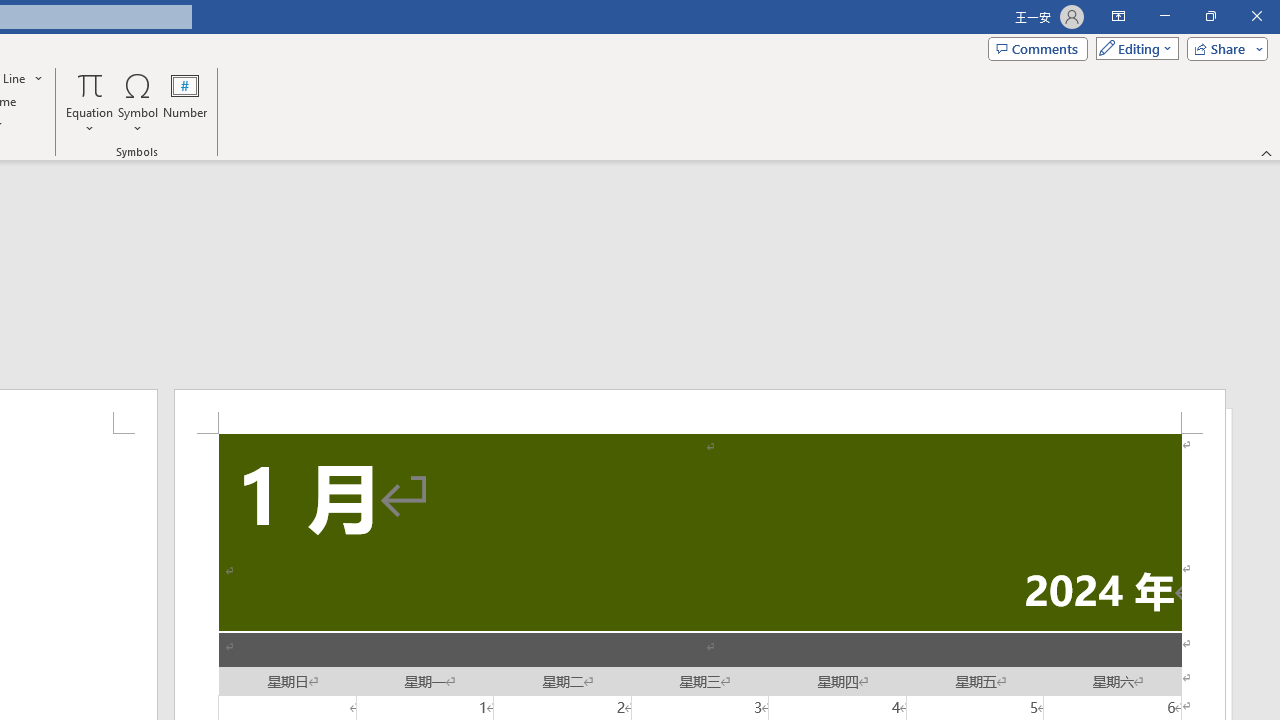 Image resolution: width=1280 pixels, height=720 pixels. I want to click on 'Equation', so click(89, 84).